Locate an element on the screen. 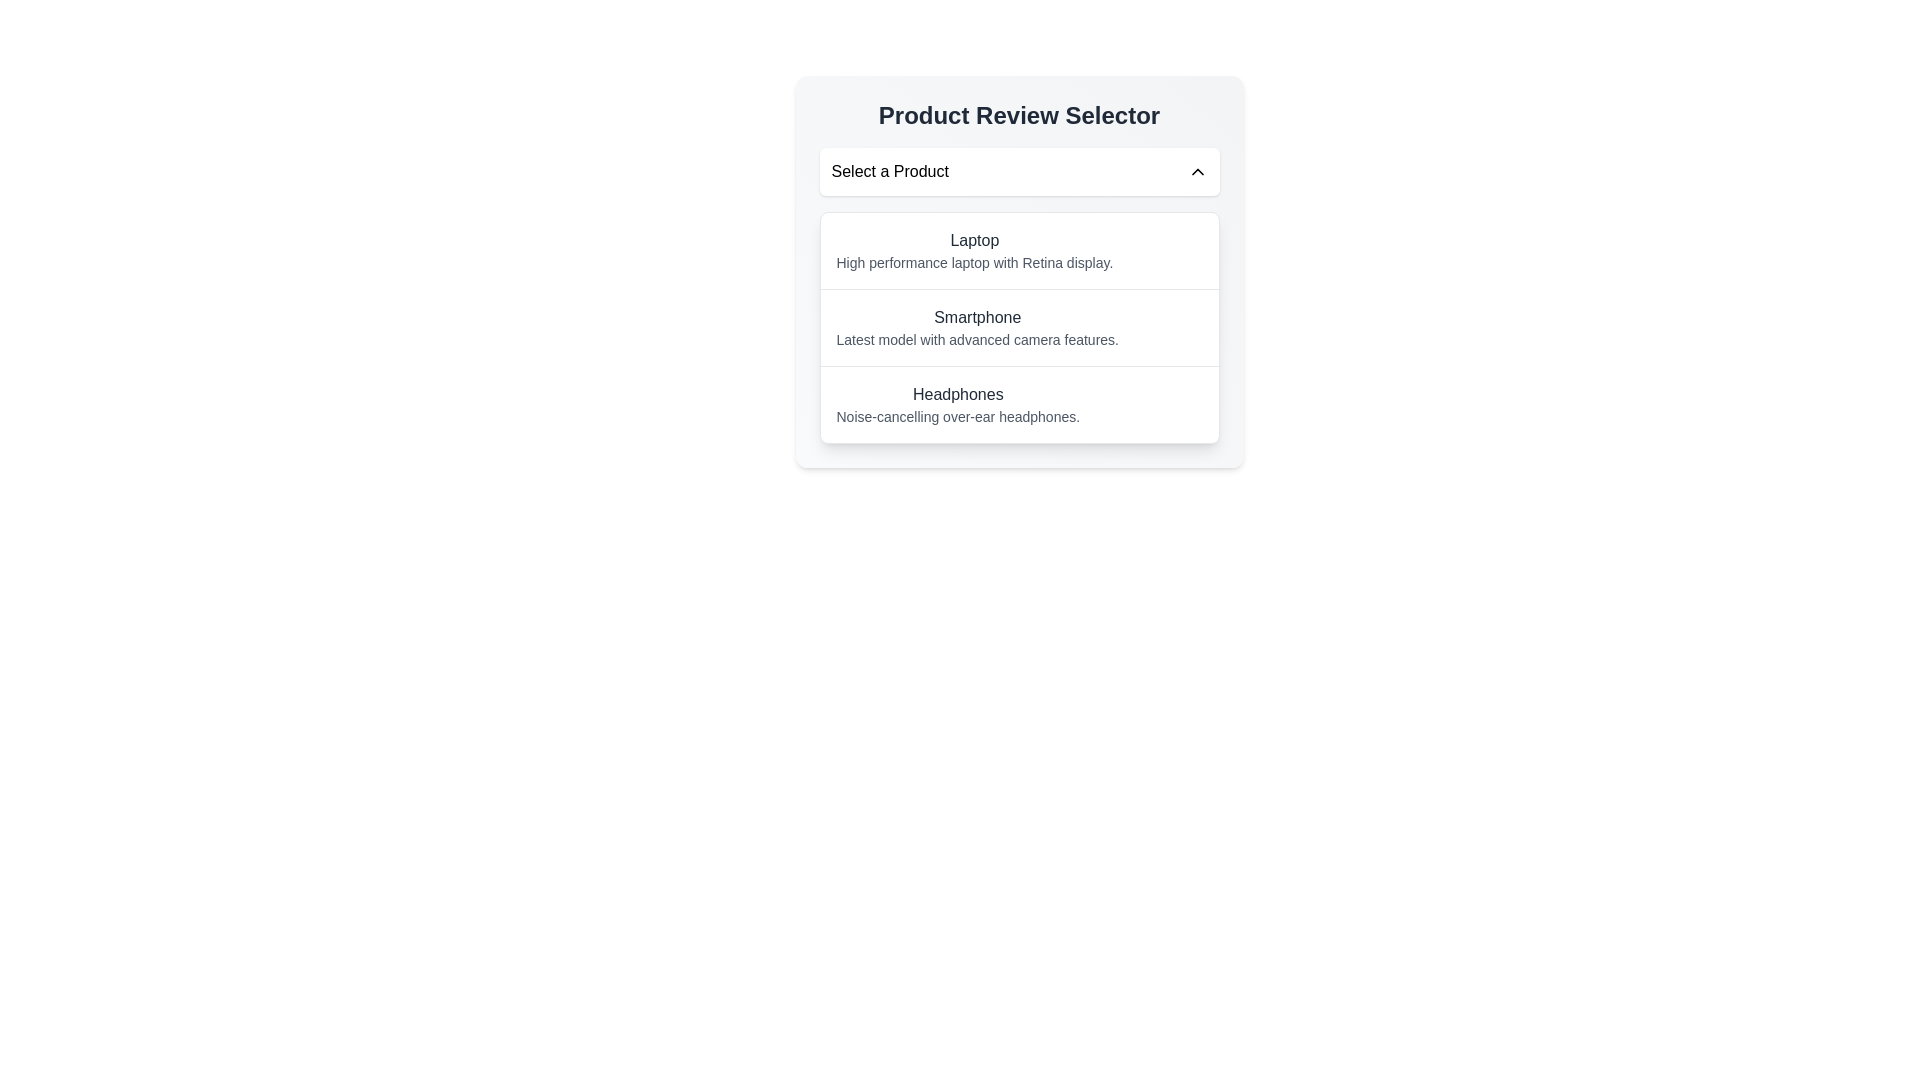  the second item in the product list titled 'Smartphone' is located at coordinates (977, 326).